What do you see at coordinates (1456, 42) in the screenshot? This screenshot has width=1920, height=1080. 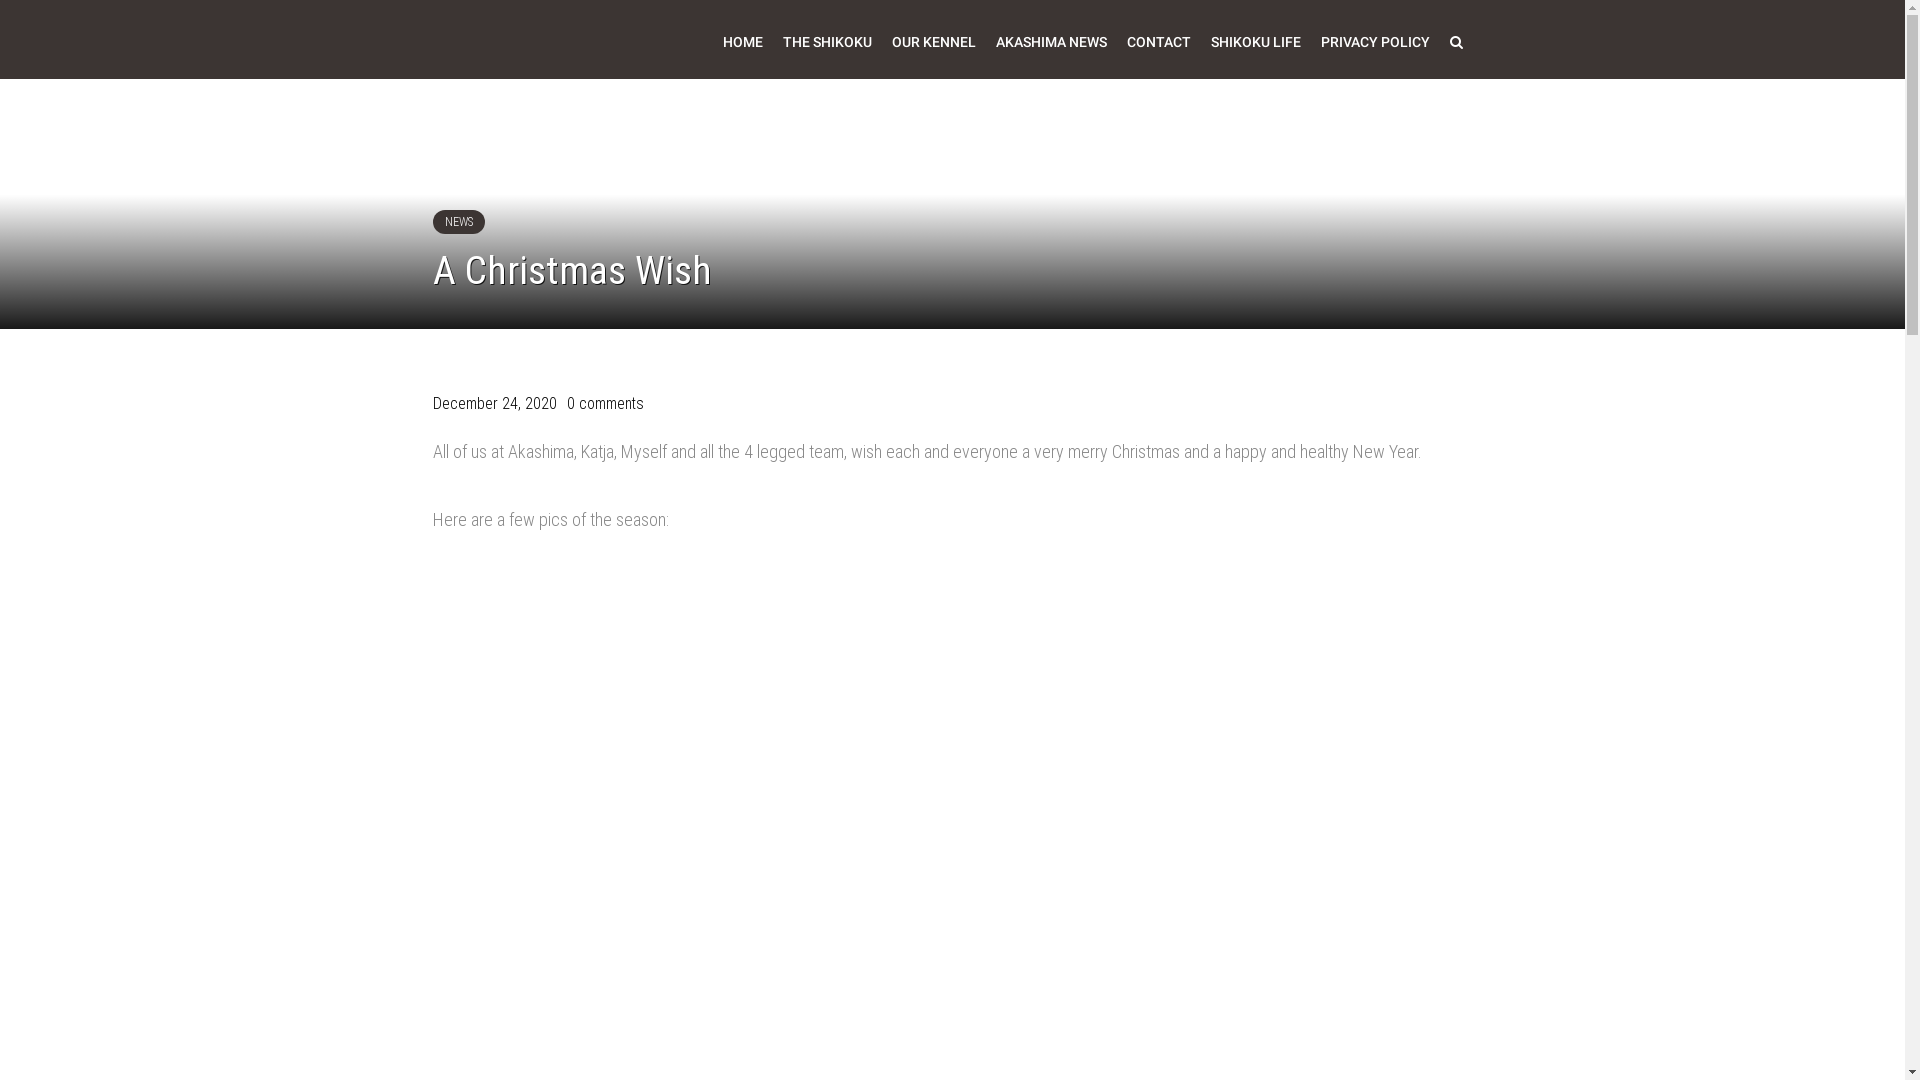 I see `'Search'` at bounding box center [1456, 42].